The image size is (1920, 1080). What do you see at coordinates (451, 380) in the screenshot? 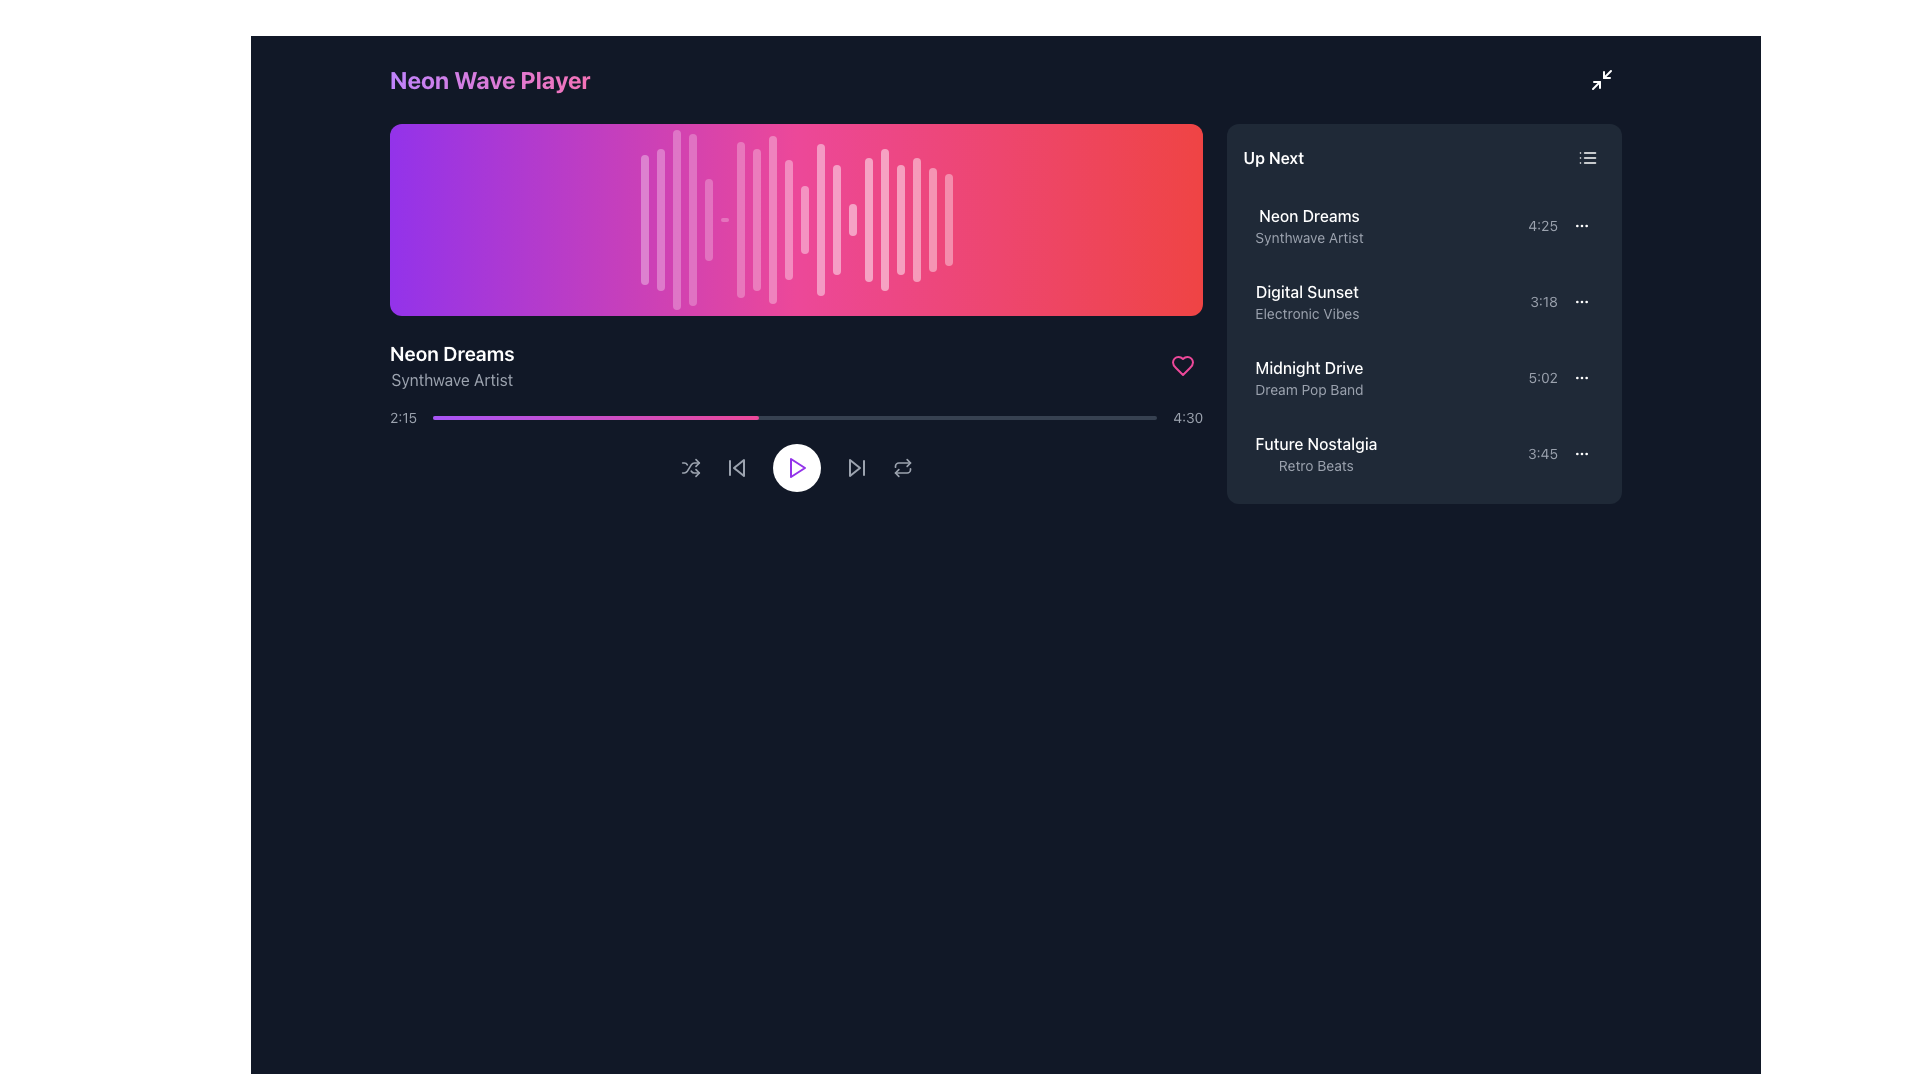
I see `the text label that reads 'Synthwave Artist', which is styled in gray font and located directly beneath the 'Neon Dreams' title` at bounding box center [451, 380].